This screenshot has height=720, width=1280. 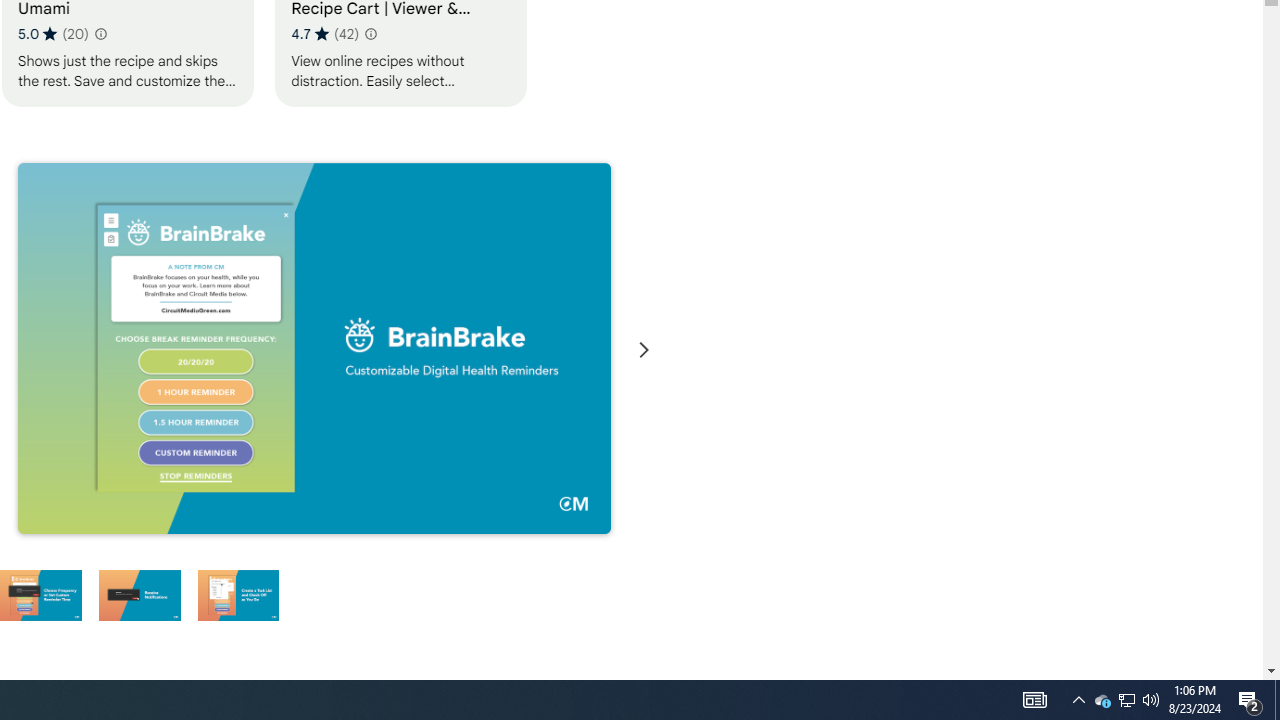 What do you see at coordinates (238, 593) in the screenshot?
I see `'Preview slide 6'` at bounding box center [238, 593].